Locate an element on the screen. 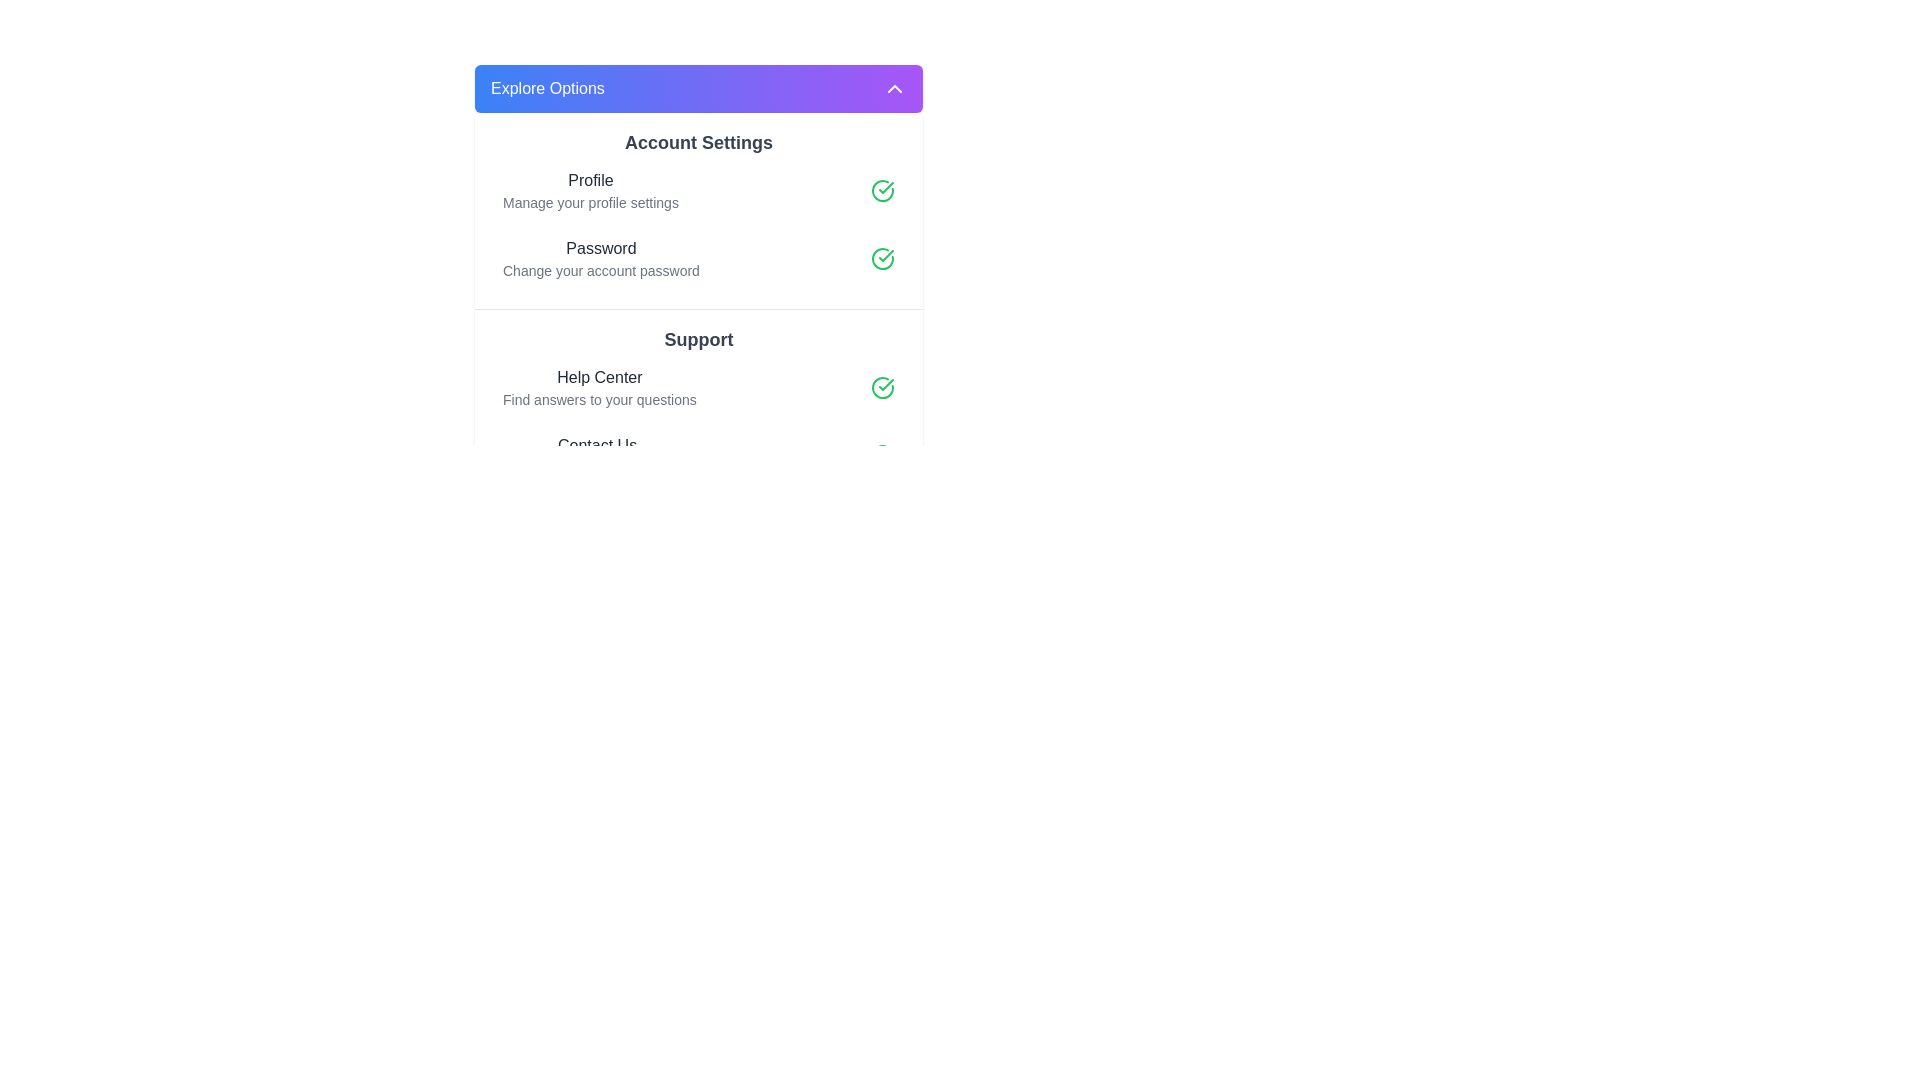 Image resolution: width=1920 pixels, height=1080 pixels. the circular status indicator icon with a green outline and checkmark, located to the right of the 'Profile' option in the 'Account Settings' section is located at coordinates (882, 257).